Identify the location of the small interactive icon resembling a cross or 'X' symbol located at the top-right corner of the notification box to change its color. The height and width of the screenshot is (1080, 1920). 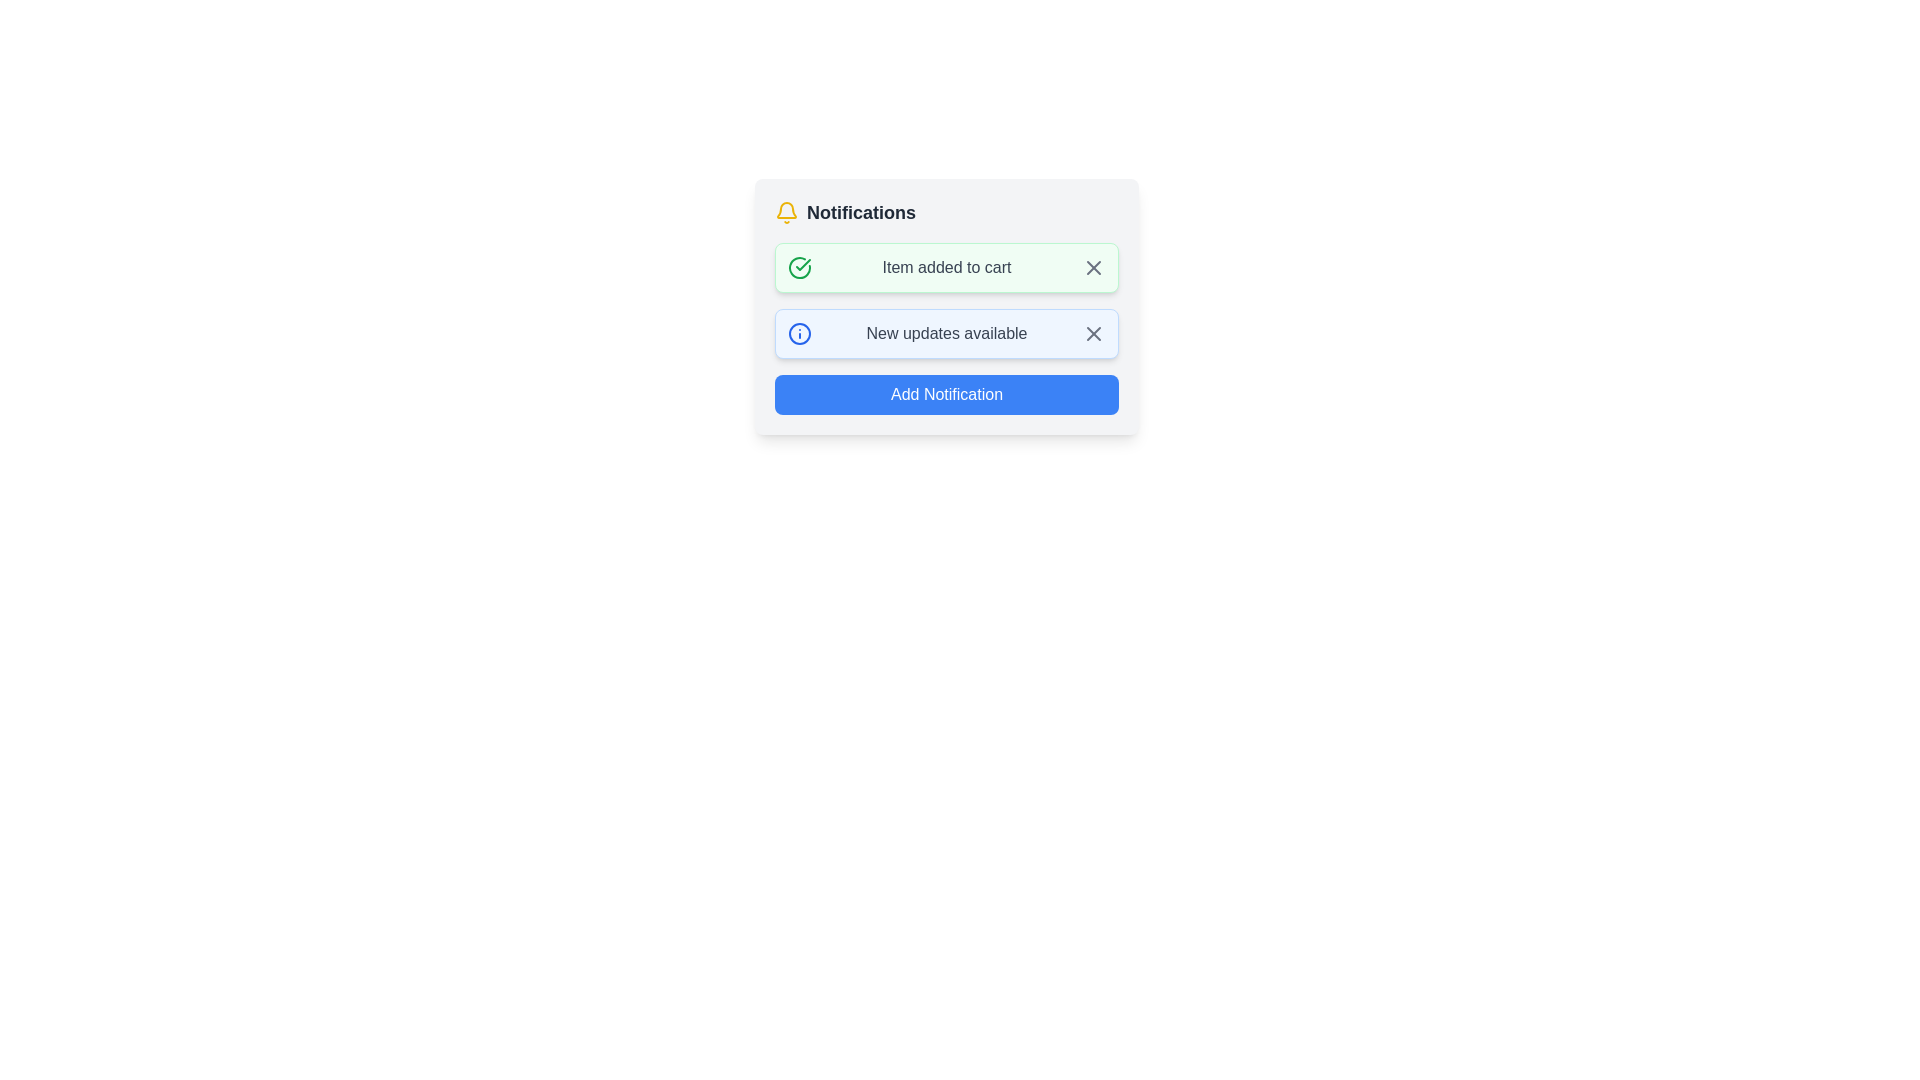
(1093, 333).